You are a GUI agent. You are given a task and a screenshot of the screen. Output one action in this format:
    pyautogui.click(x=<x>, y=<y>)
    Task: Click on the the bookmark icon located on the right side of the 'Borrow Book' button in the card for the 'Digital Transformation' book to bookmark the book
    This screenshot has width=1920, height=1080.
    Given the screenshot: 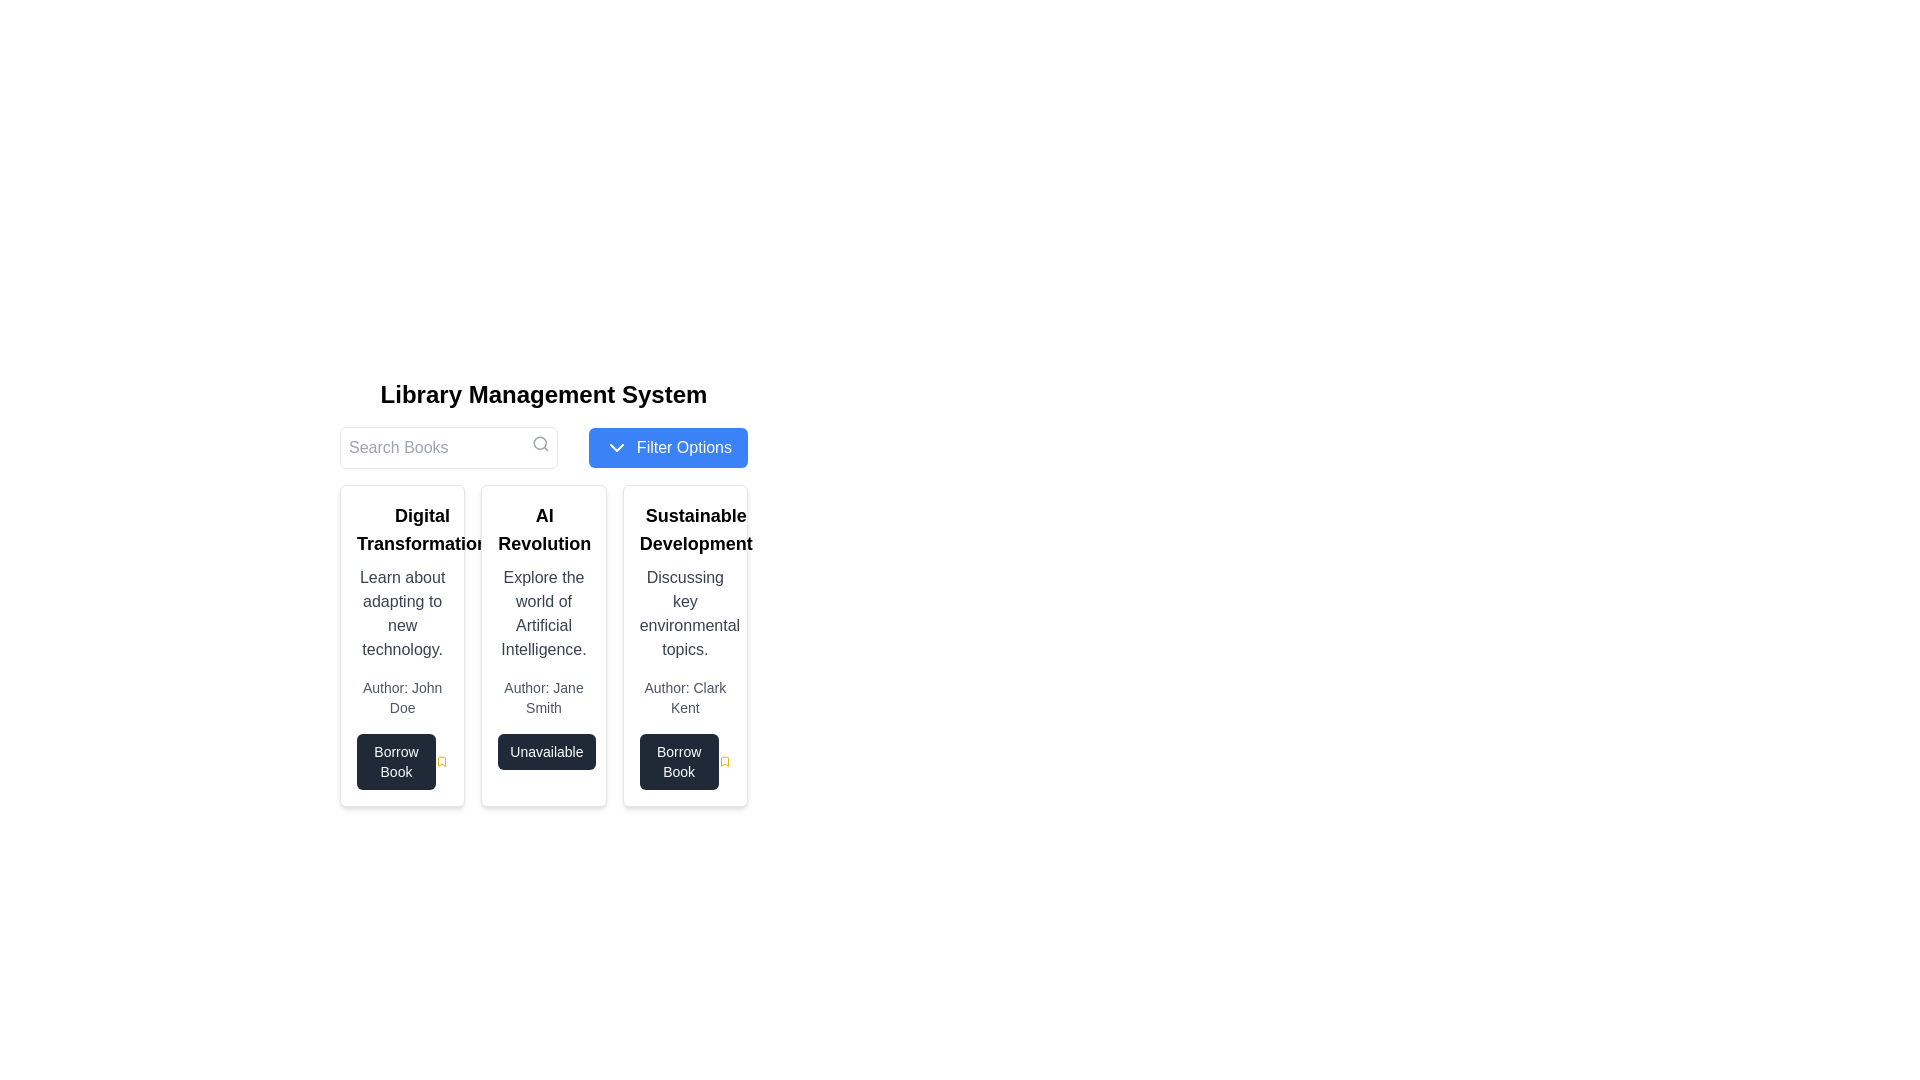 What is the action you would take?
    pyautogui.click(x=441, y=762)
    